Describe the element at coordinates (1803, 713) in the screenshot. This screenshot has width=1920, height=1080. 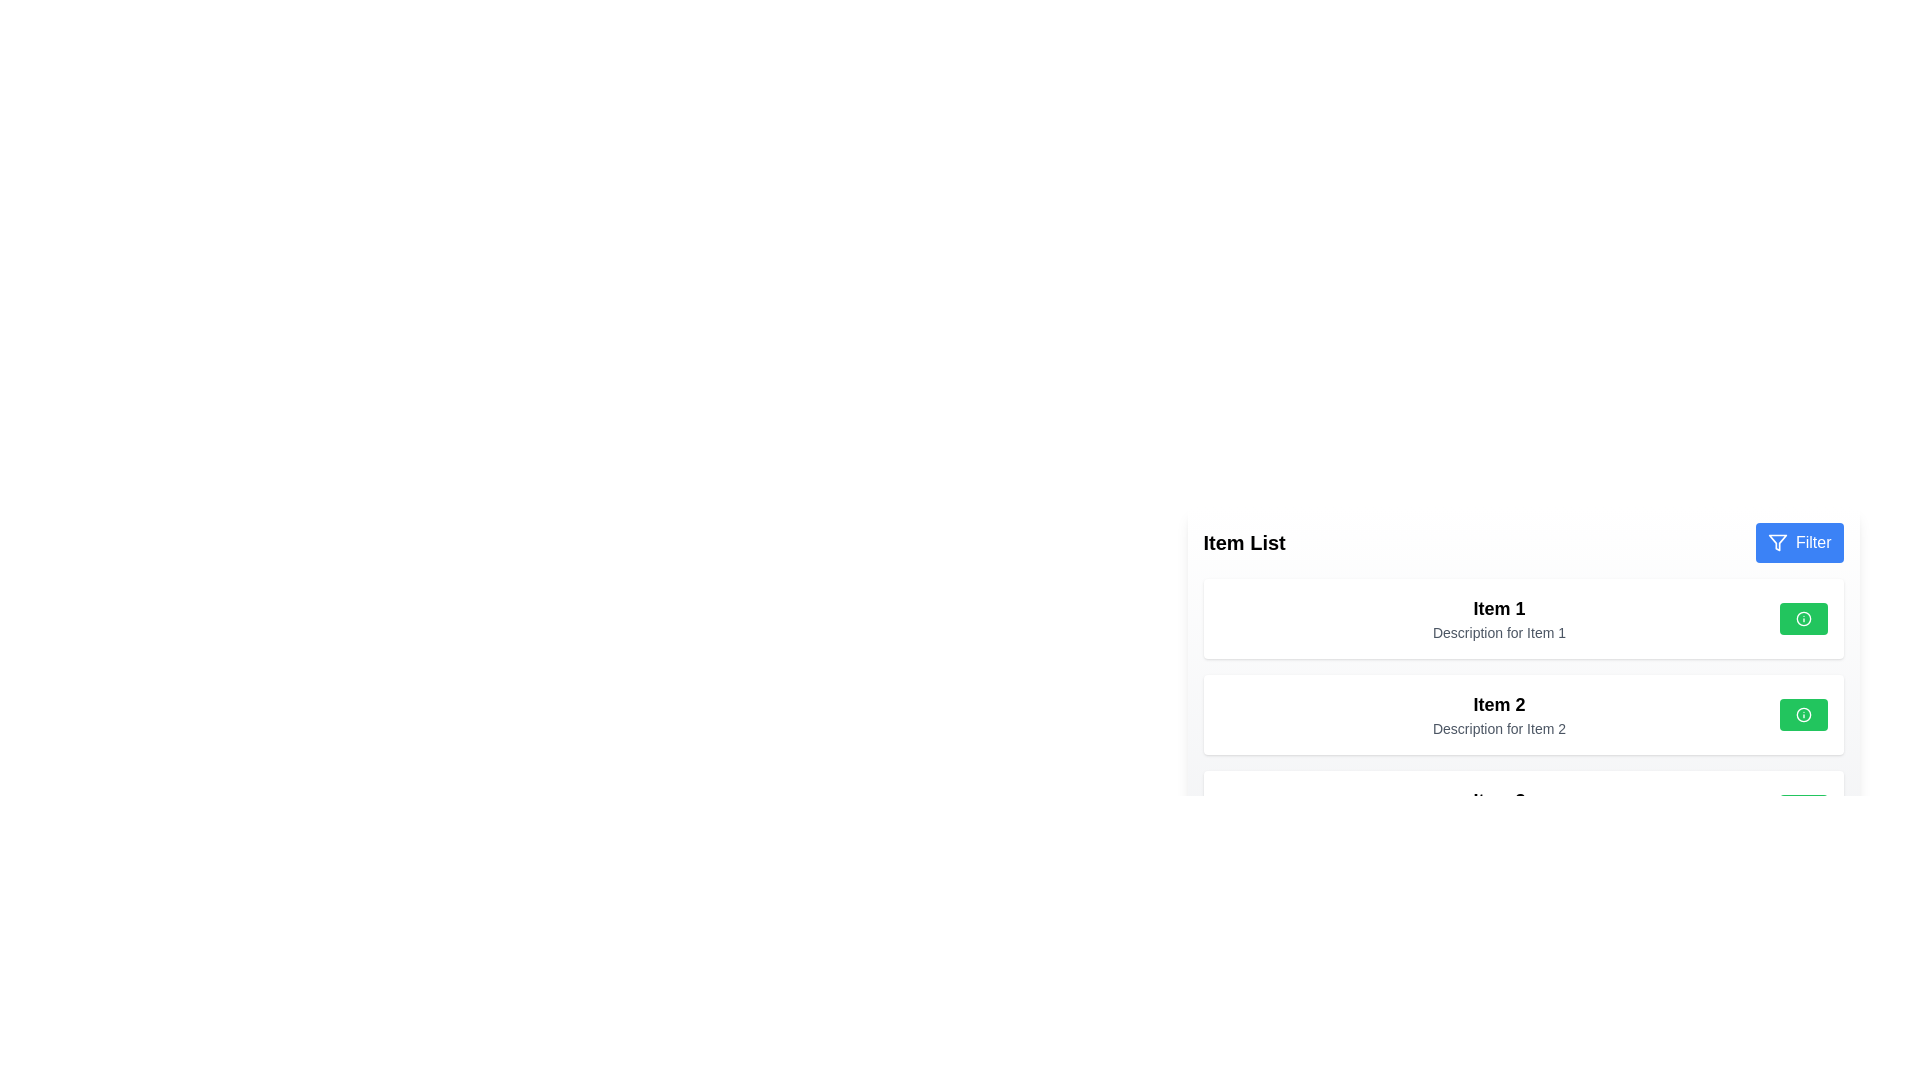
I see `the green button with rounded edges and a white circular icon at its center, located in the second item card of the list, aligned with the text description` at that location.